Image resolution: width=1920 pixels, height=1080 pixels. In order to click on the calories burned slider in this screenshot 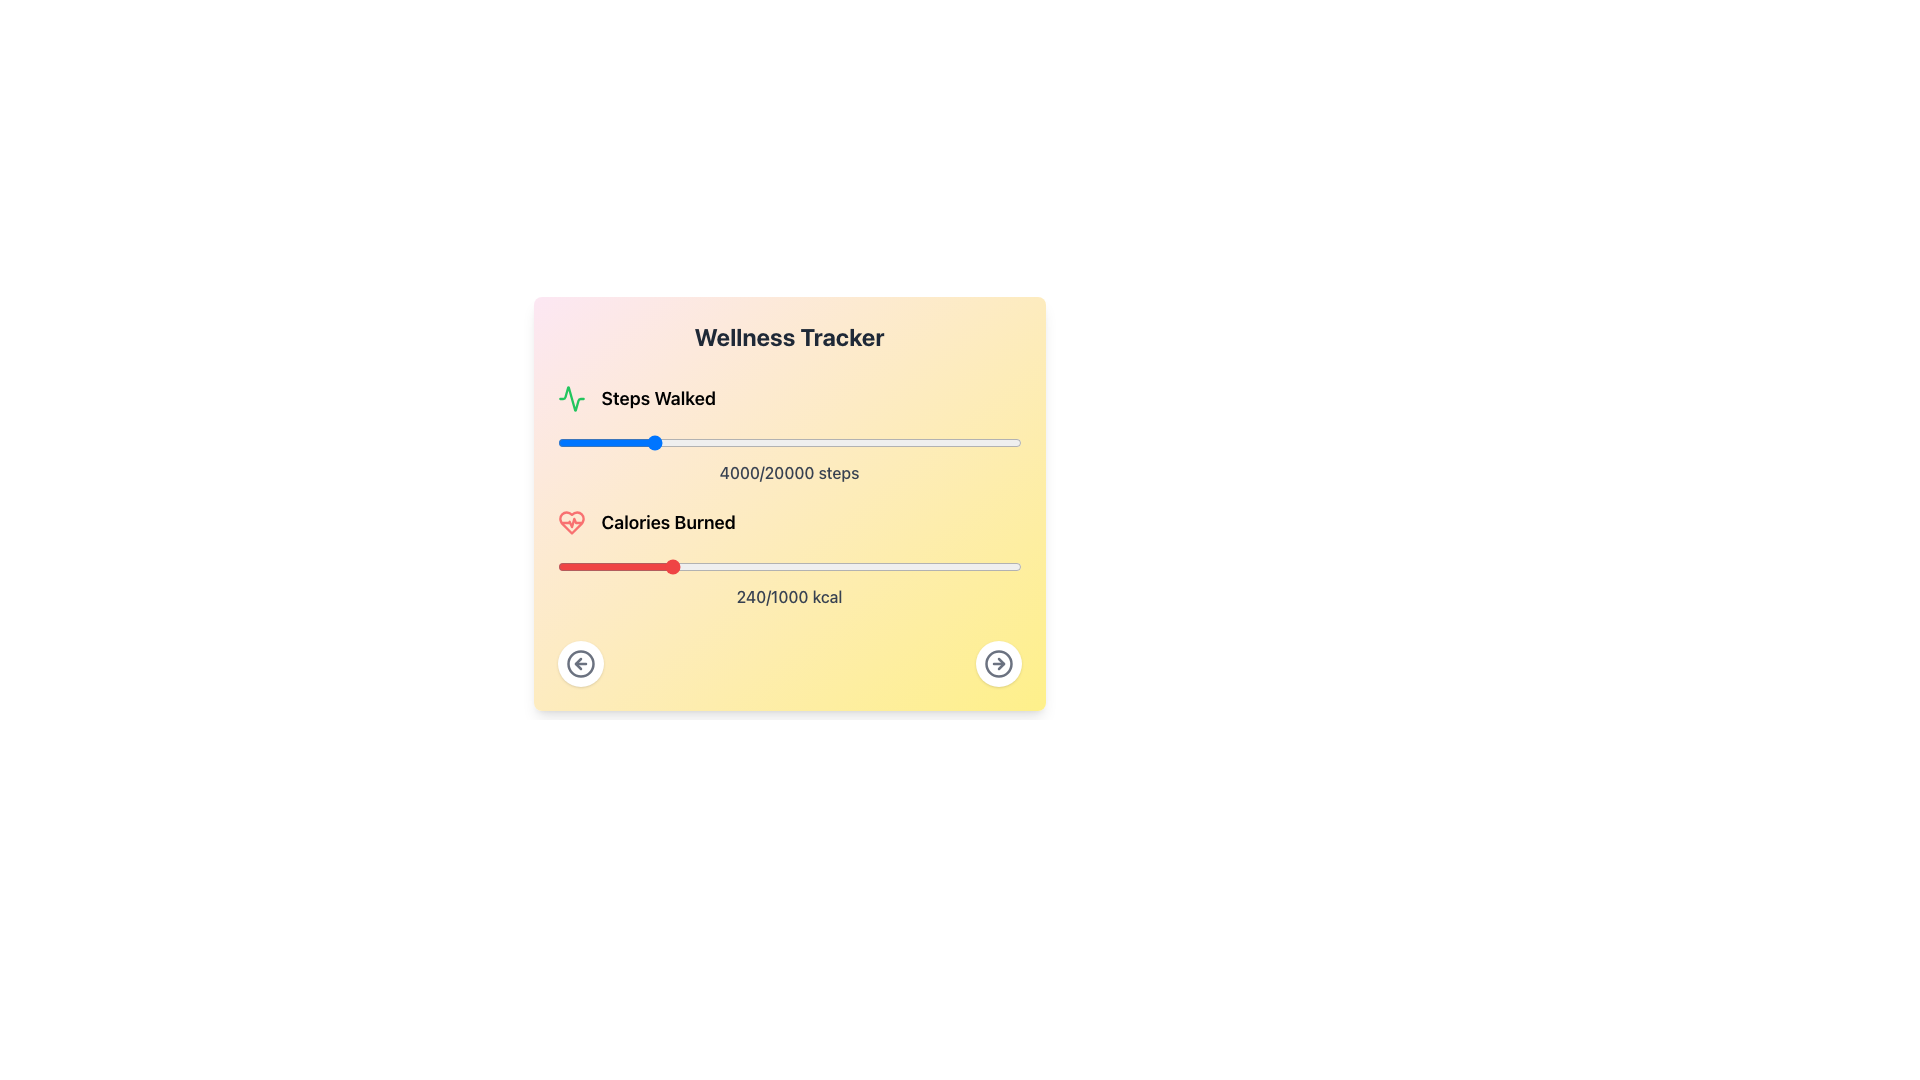, I will do `click(657, 567)`.